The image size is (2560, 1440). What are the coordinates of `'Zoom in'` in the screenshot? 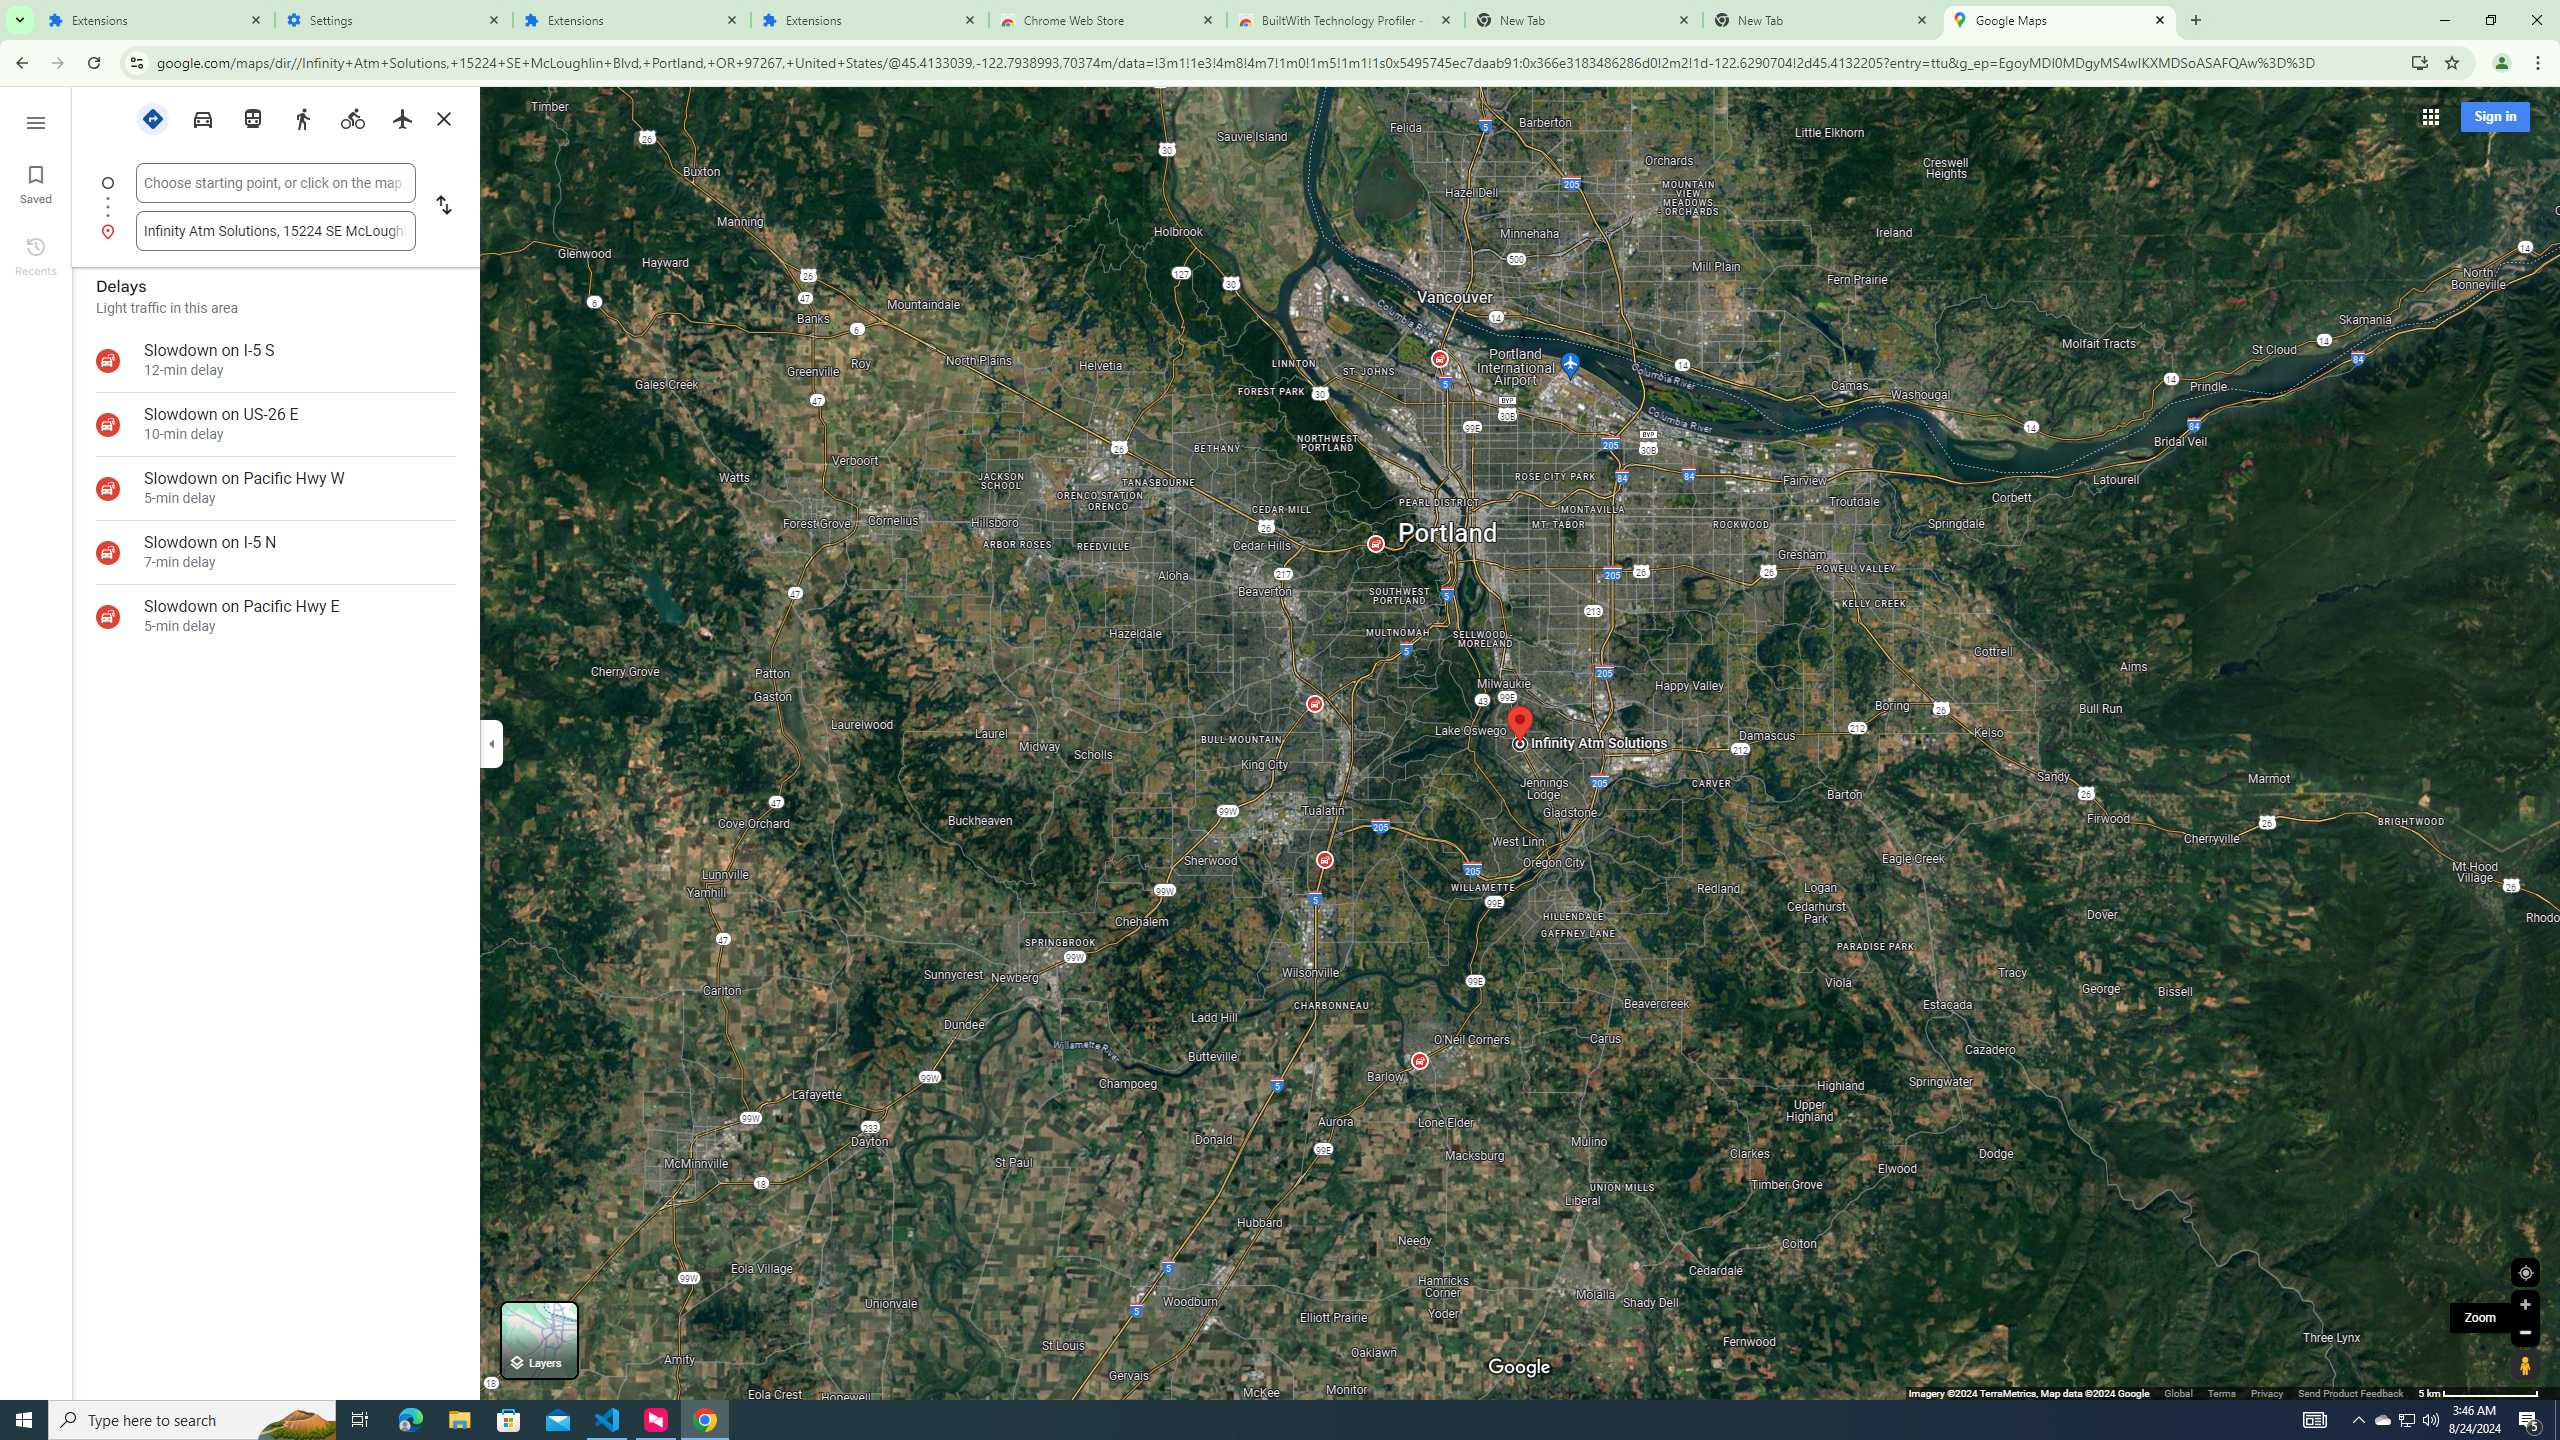 It's located at (2524, 1303).